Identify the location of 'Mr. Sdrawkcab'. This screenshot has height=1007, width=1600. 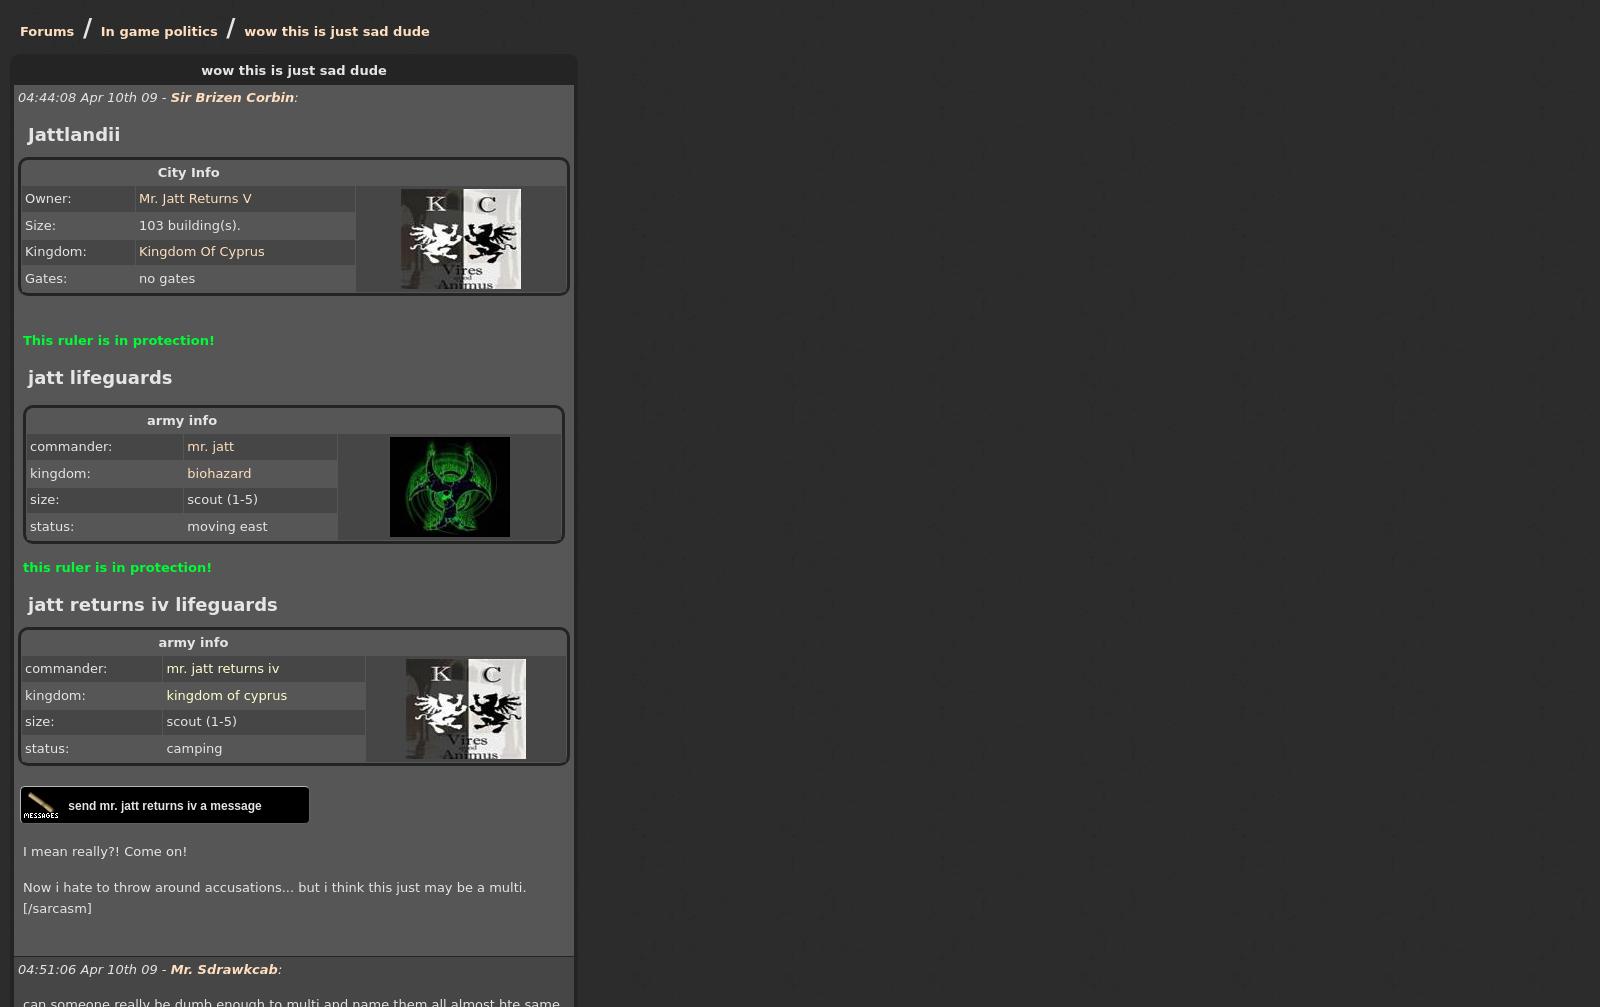
(223, 968).